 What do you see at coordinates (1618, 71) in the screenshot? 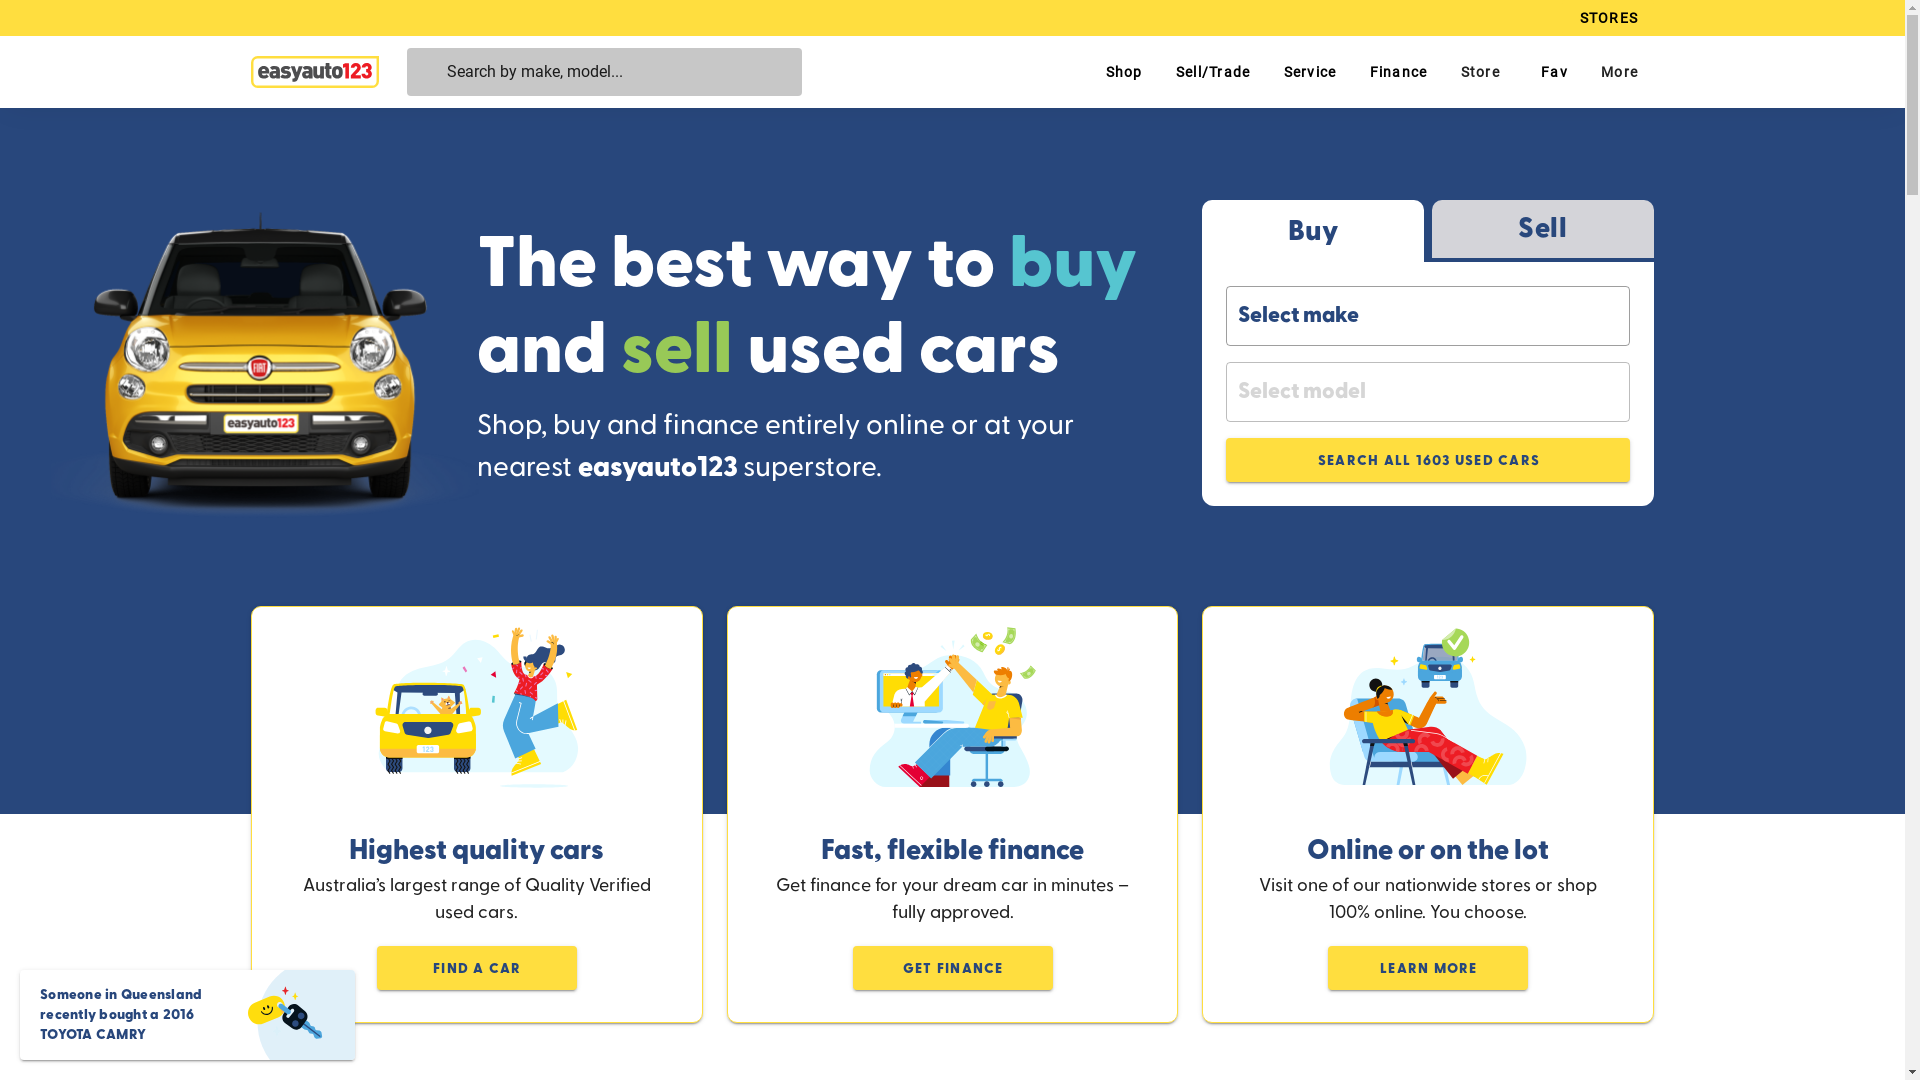
I see `'More'` at bounding box center [1618, 71].